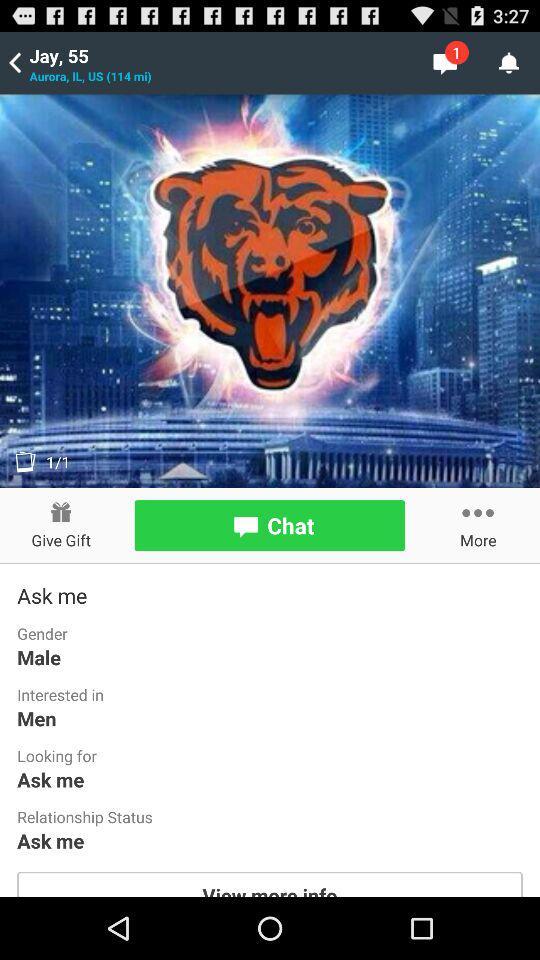 This screenshot has width=540, height=960. Describe the element at coordinates (269, 524) in the screenshot. I see `chat here` at that location.